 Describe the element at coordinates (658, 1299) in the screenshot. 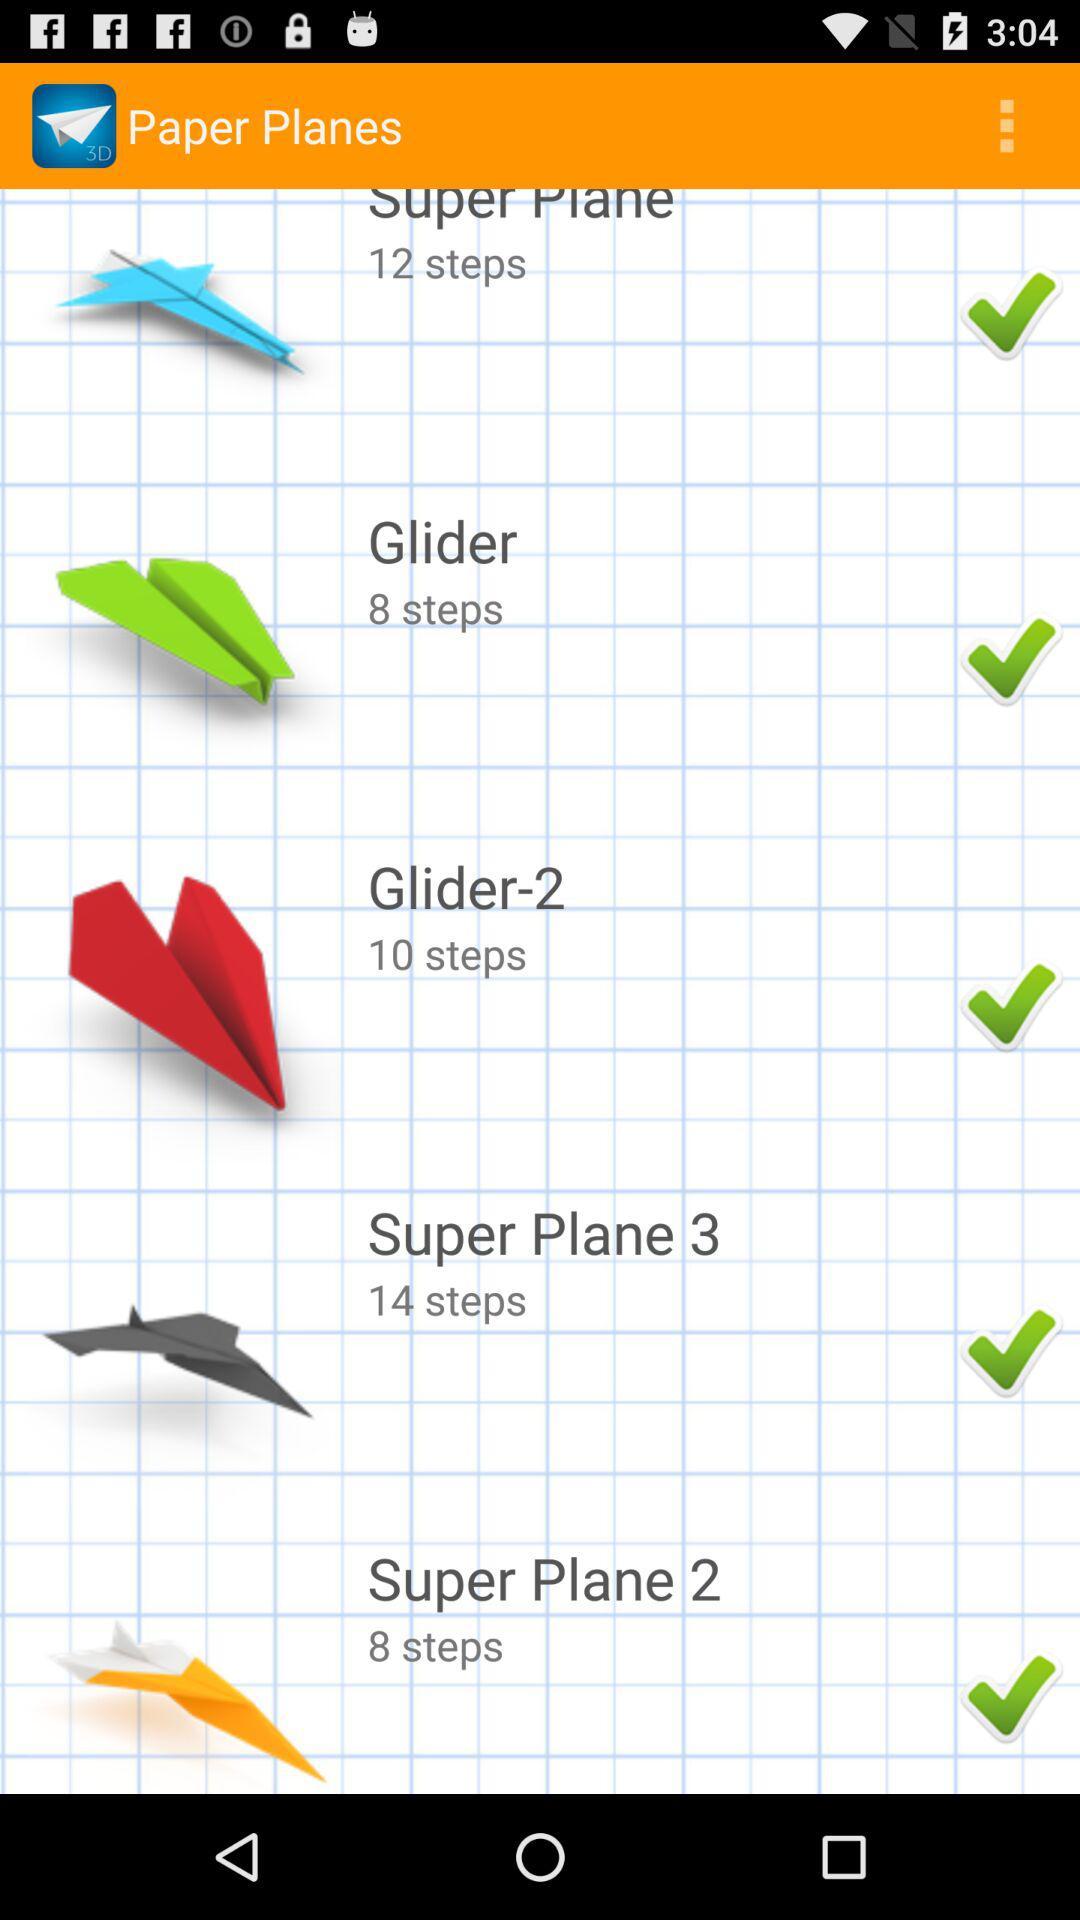

I see `the 14 steps item` at that location.